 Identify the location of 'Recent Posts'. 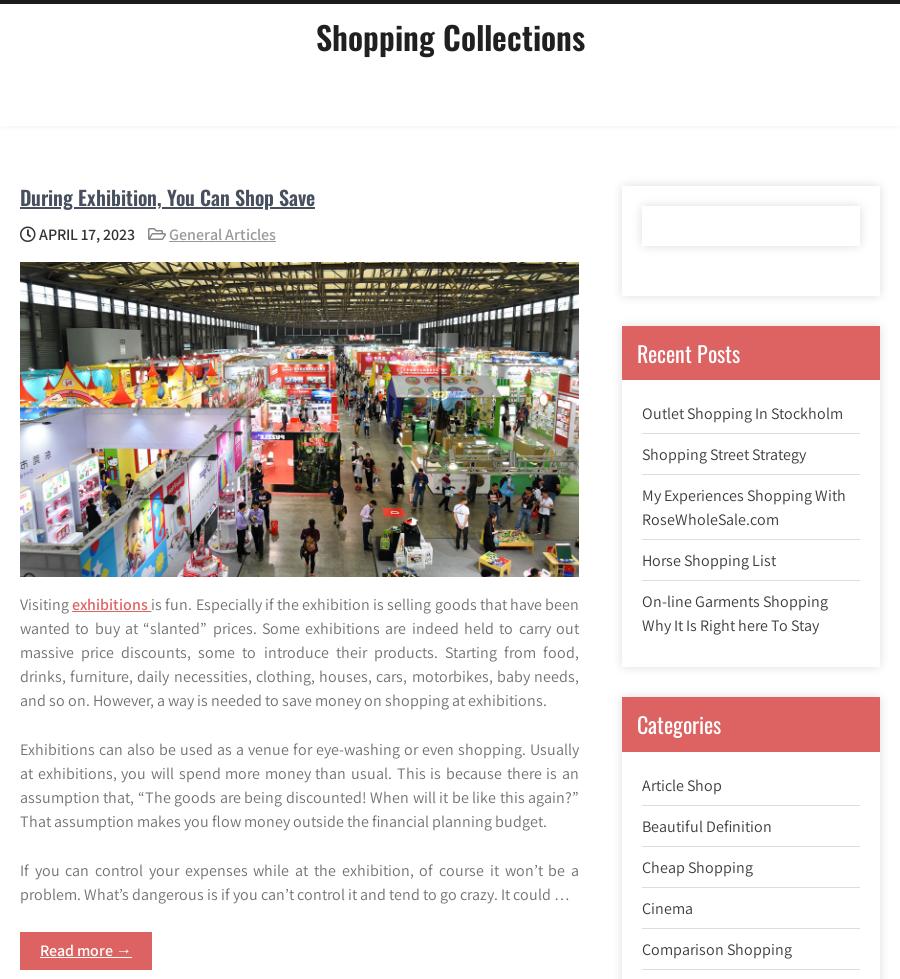
(687, 353).